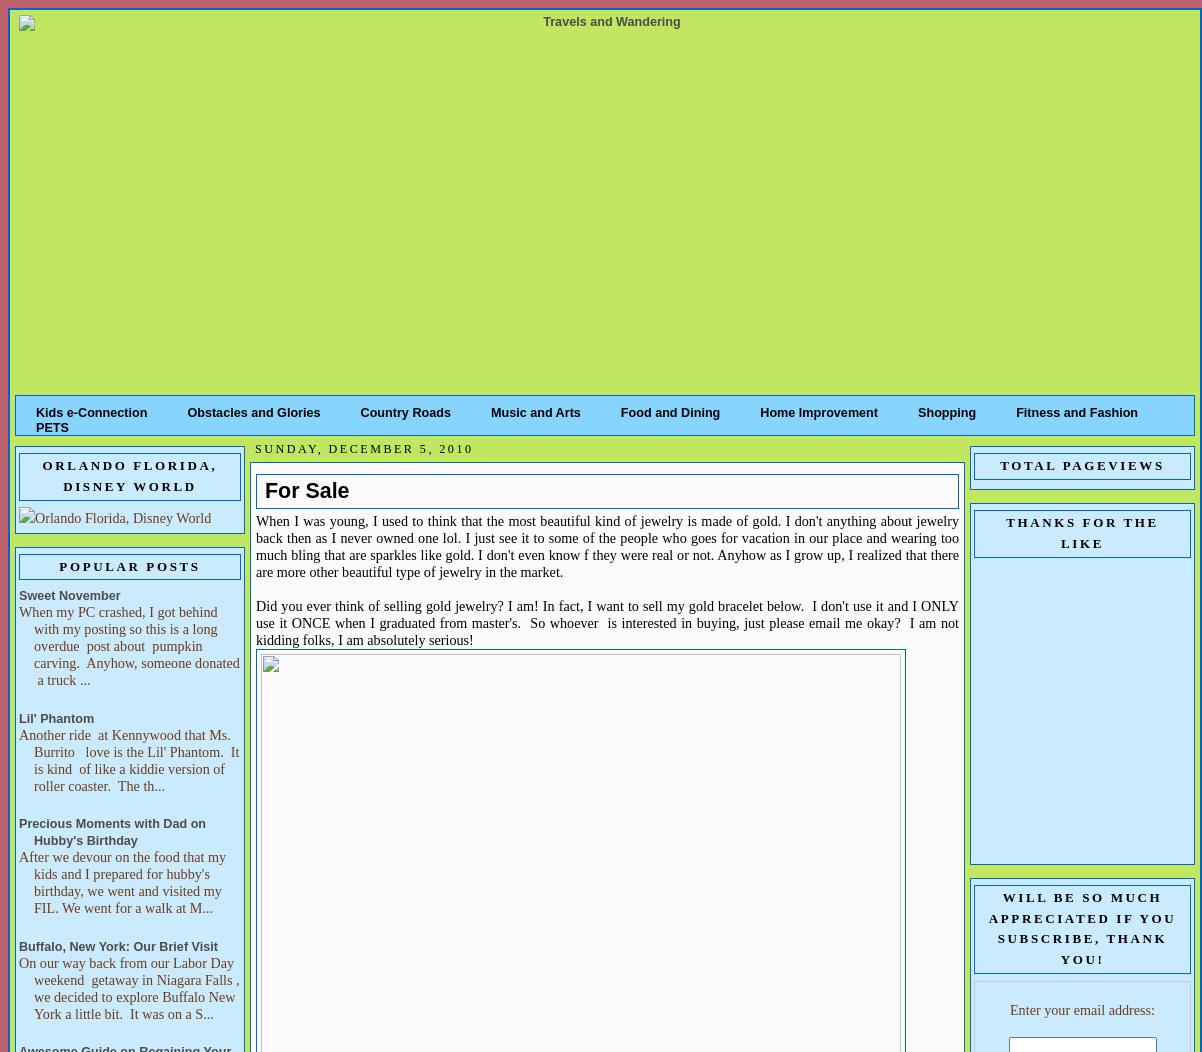  What do you see at coordinates (607, 622) in the screenshot?
I see `'Did you ever think of selling gold jewelry?  I am!  In fact, I want to sell my gold bracelet below.  I don't use it and I ONLY use it ONCE when I graduated from master's.  So whoever  is interested in buying, just please email me okay?  I am not kidding folks, I am absolutely serious!'` at bounding box center [607, 622].